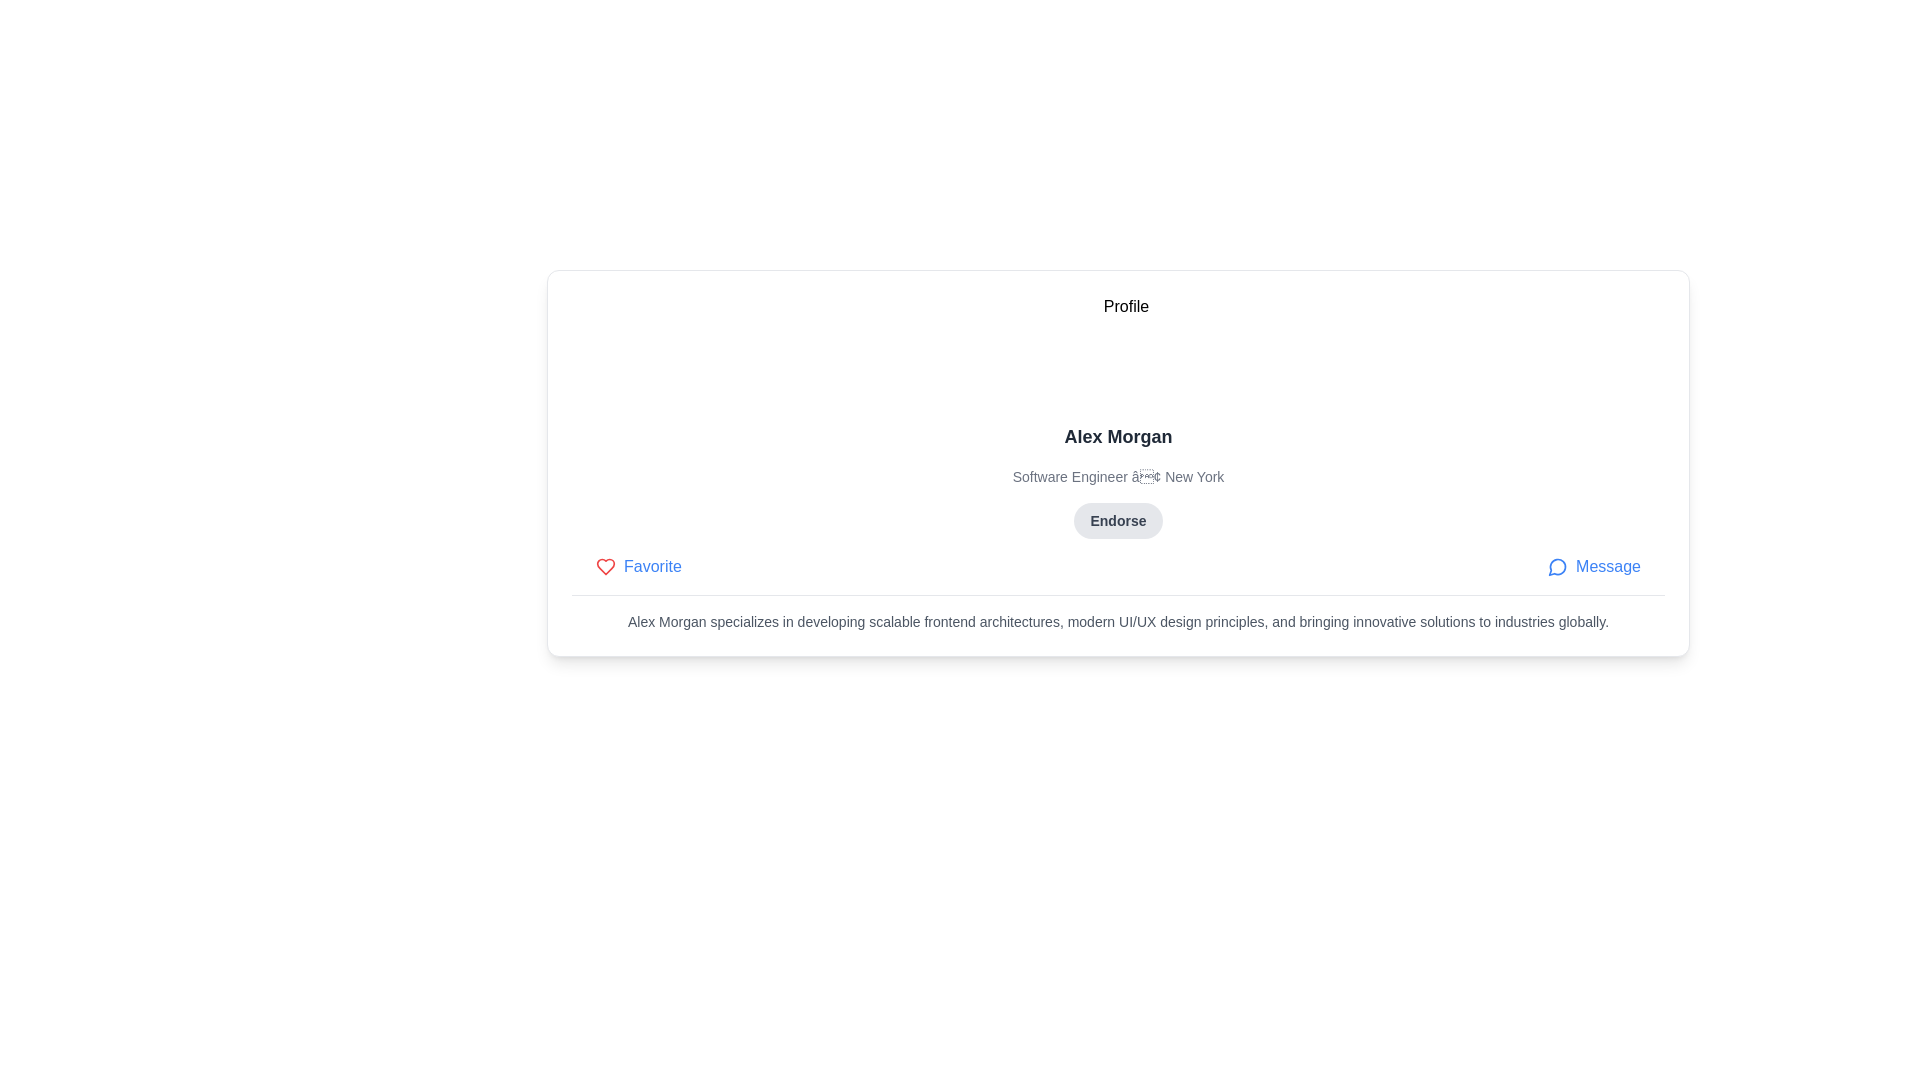 Image resolution: width=1920 pixels, height=1080 pixels. Describe the element at coordinates (1608, 567) in the screenshot. I see `the 'Message' text label, which is styled in blue and located in the bottom-right corner of the profile card interface, adjacent to a speech bubble icon` at that location.